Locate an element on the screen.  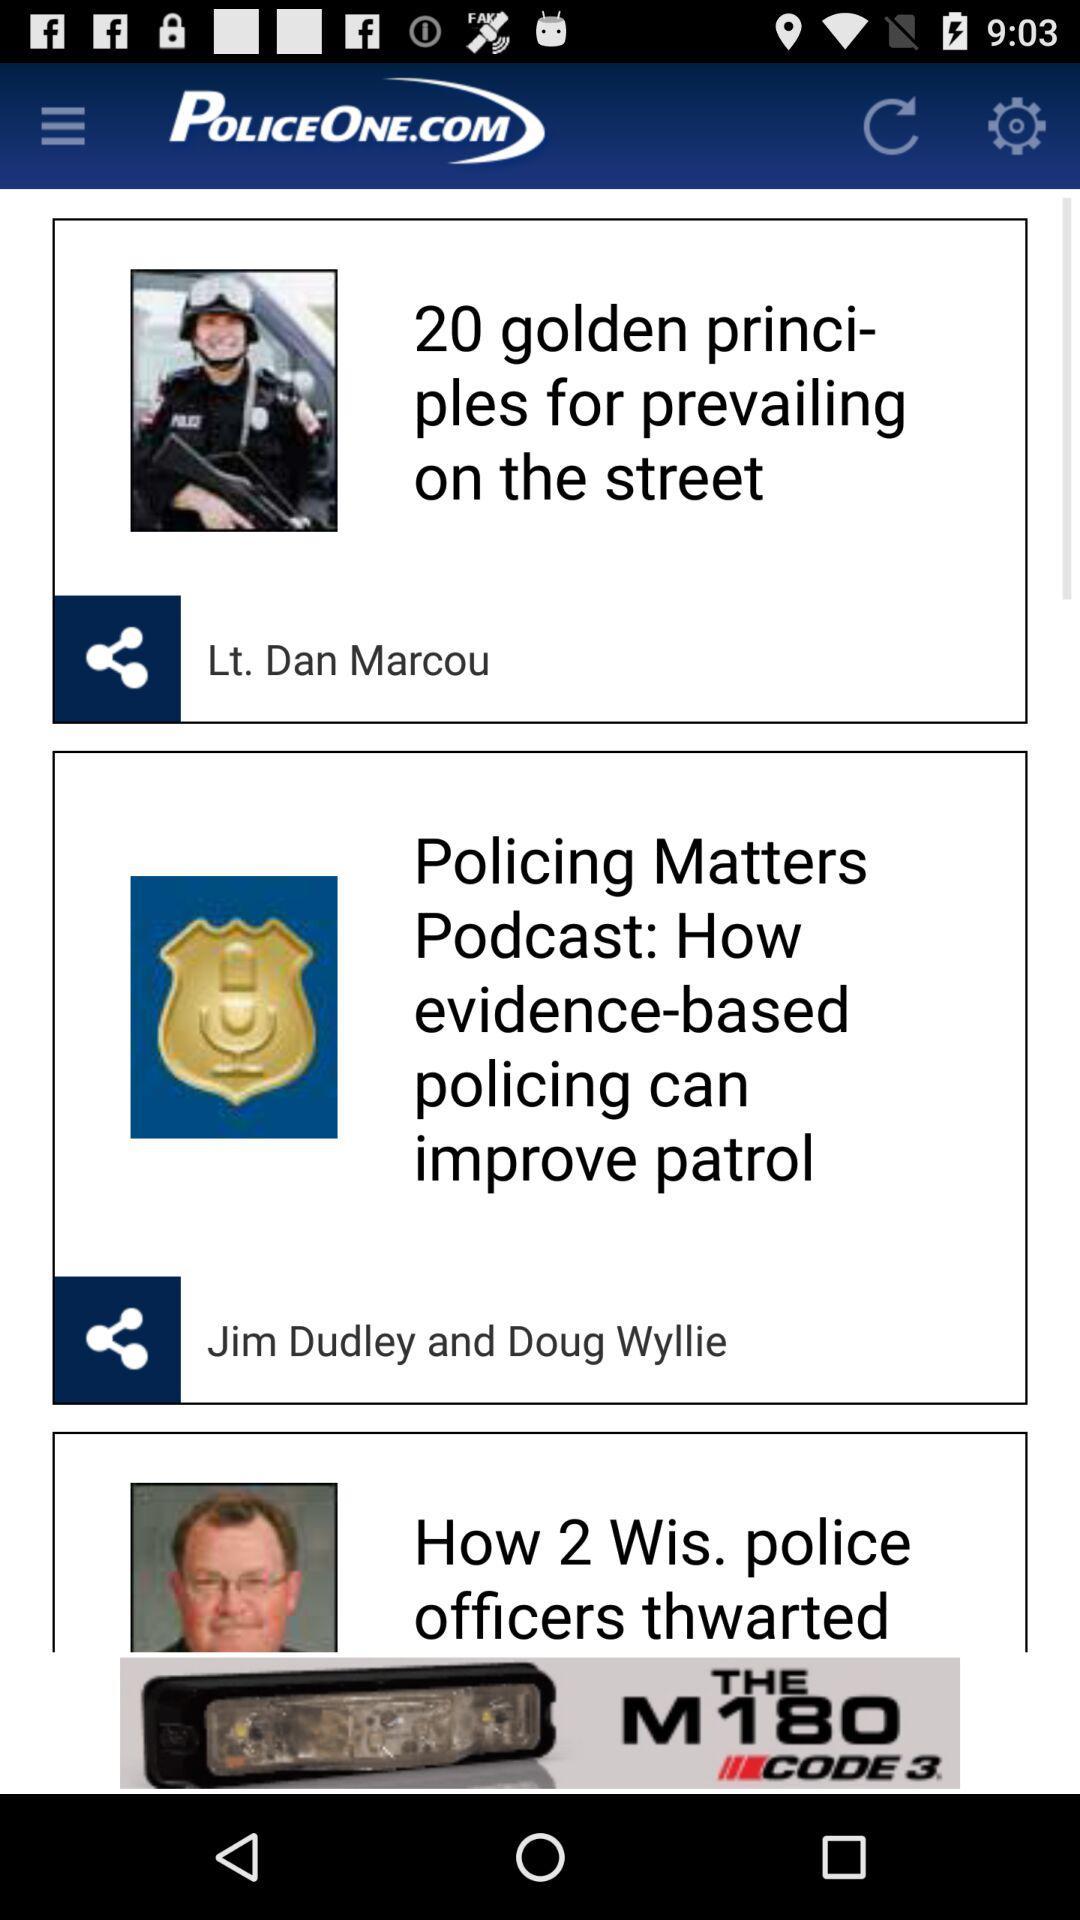
menu page is located at coordinates (61, 124).